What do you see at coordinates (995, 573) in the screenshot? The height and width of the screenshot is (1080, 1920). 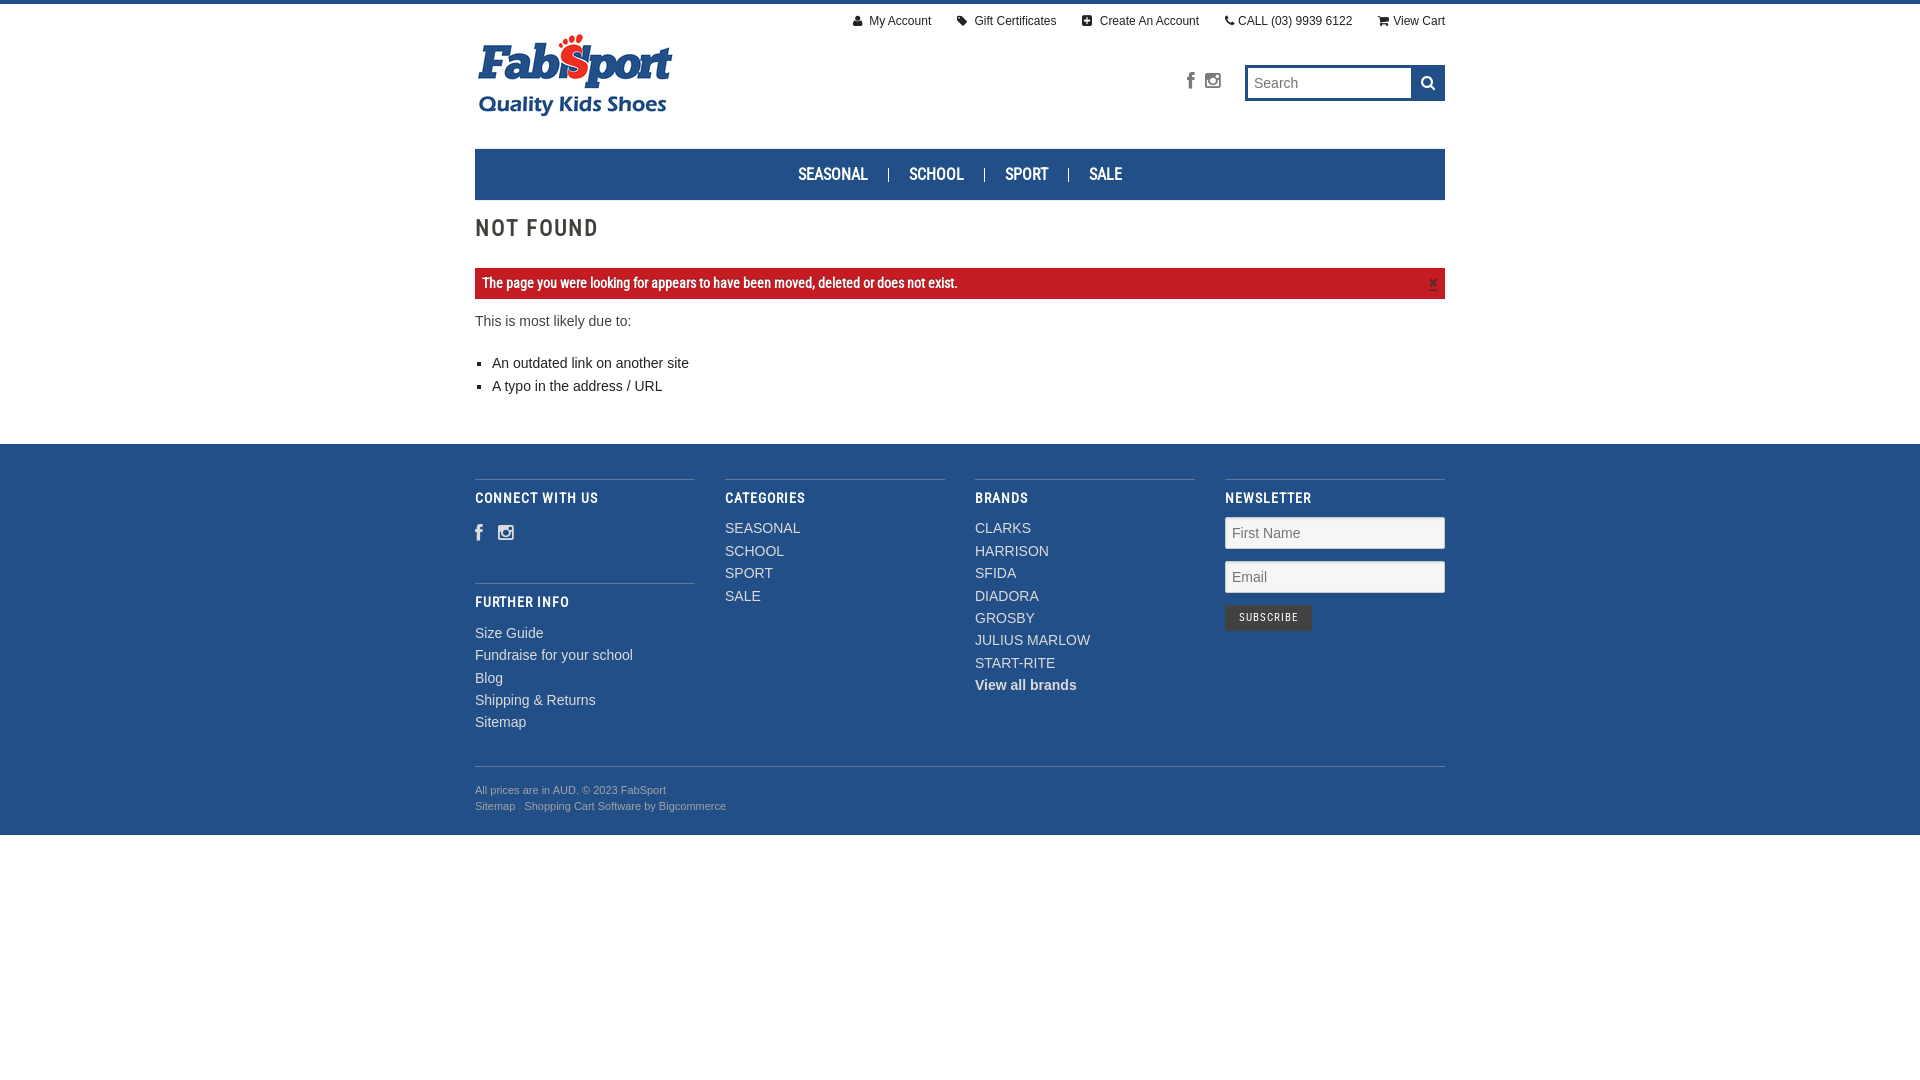 I see `'SFIDA'` at bounding box center [995, 573].